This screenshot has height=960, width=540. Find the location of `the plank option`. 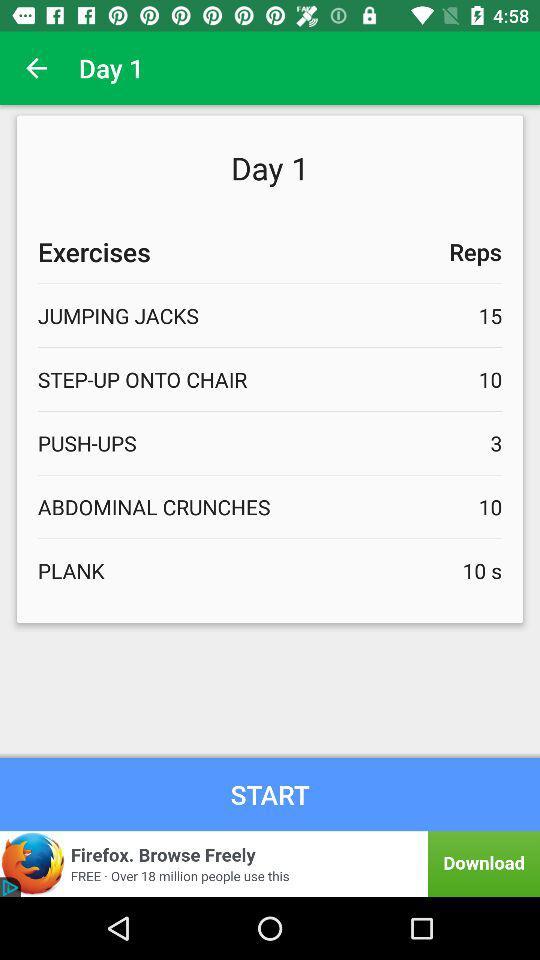

the plank option is located at coordinates (270, 570).